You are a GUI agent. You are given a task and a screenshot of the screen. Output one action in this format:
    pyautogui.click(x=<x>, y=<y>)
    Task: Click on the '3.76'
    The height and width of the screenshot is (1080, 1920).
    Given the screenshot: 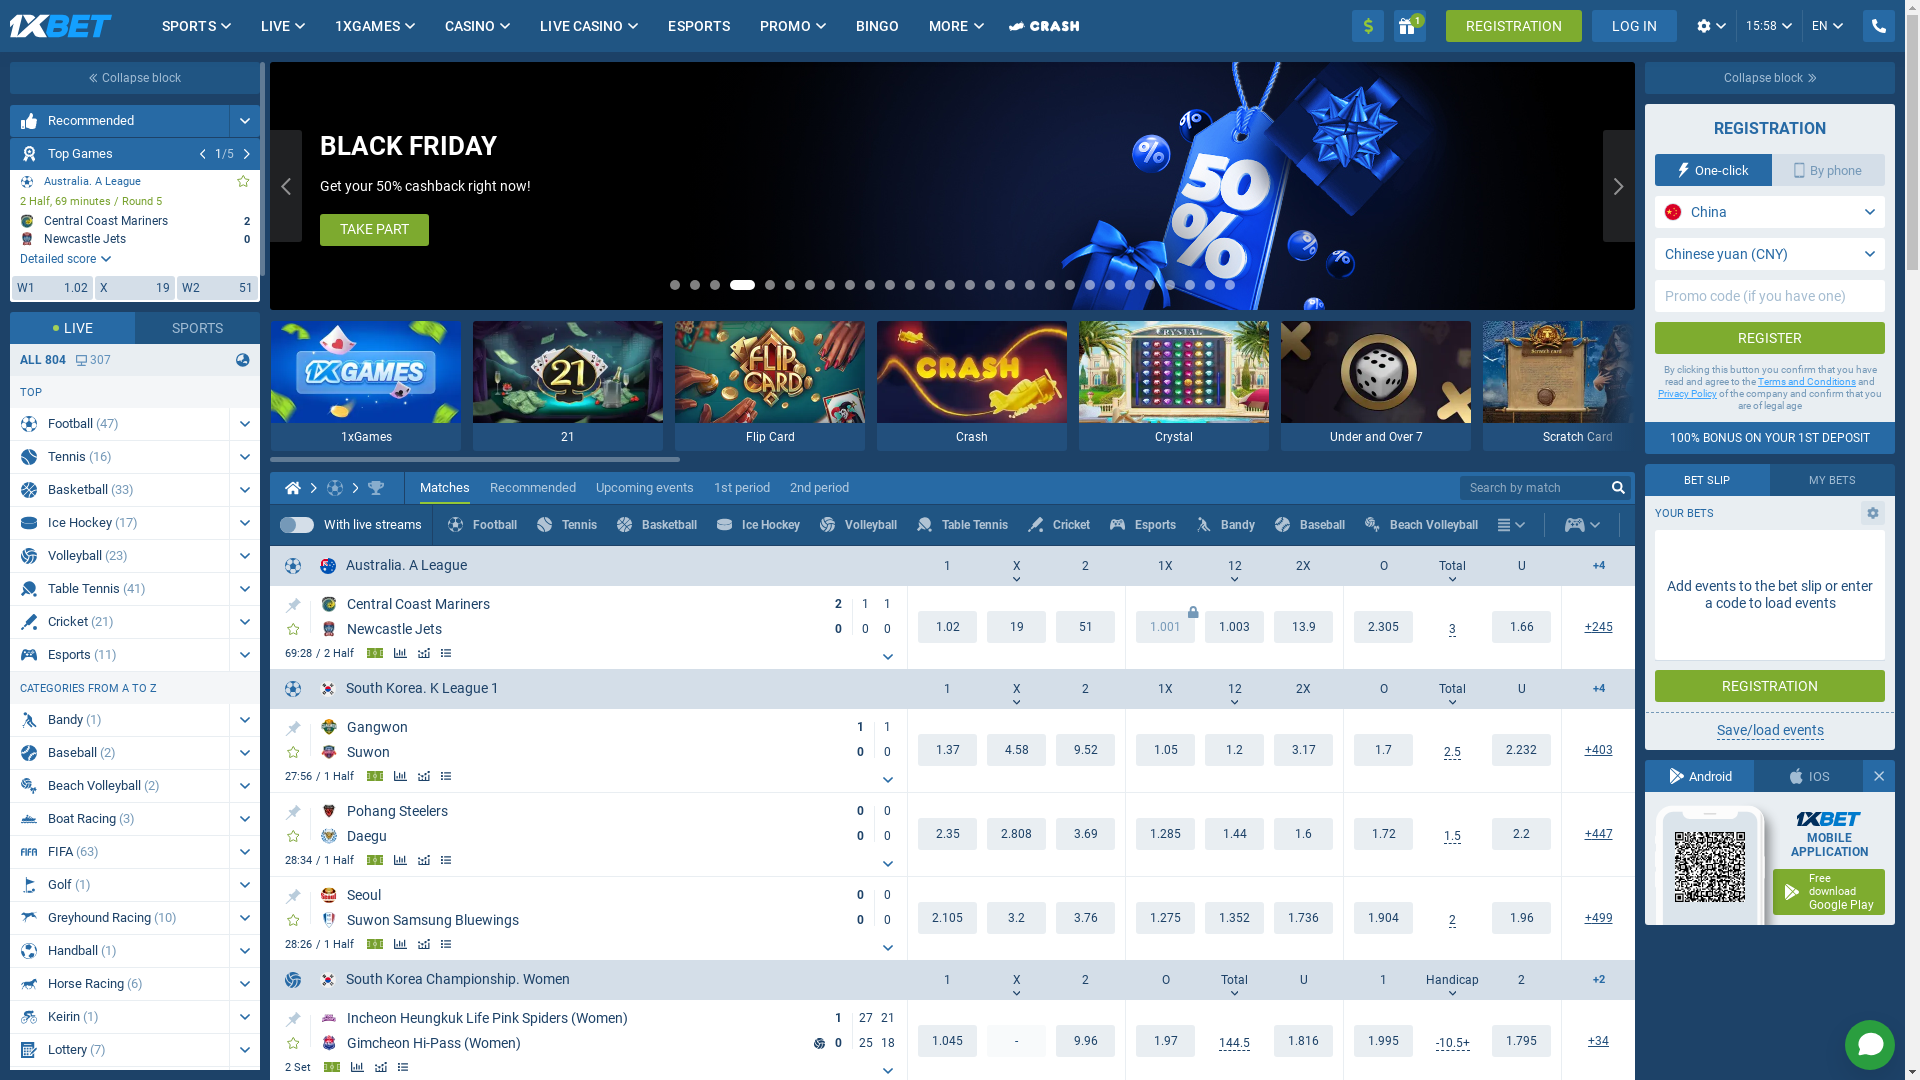 What is the action you would take?
    pyautogui.click(x=1084, y=918)
    